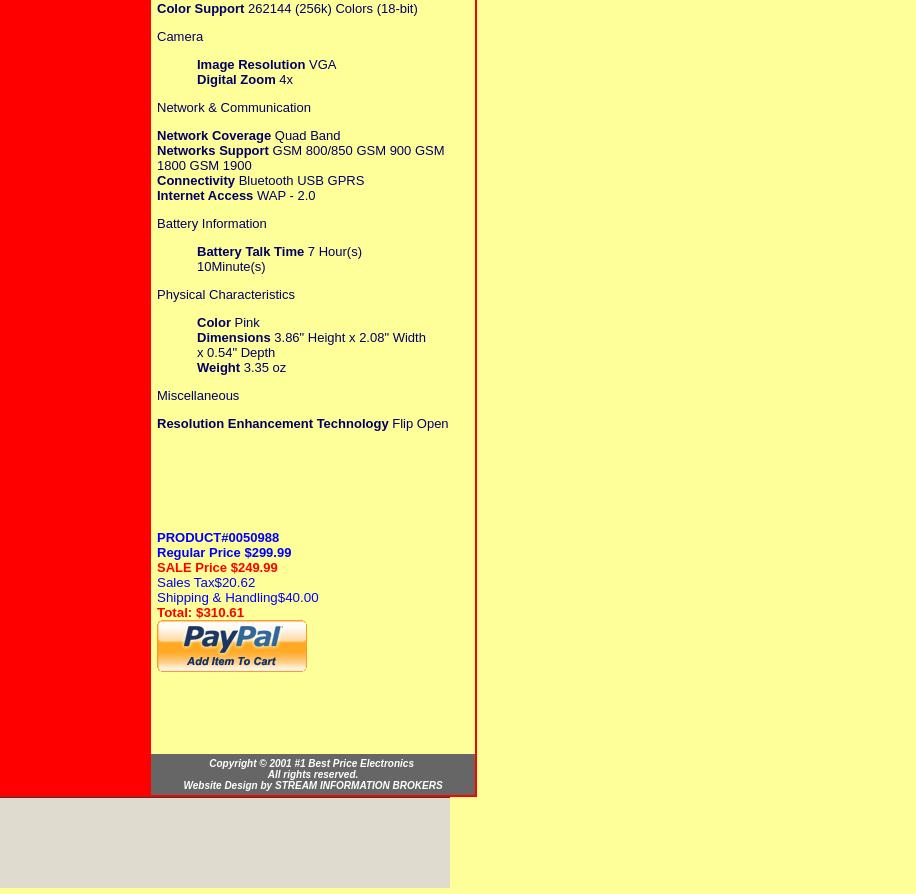 This screenshot has height=894, width=916. What do you see at coordinates (237, 596) in the screenshot?
I see `'Shipping &
                                    Handling$40.00'` at bounding box center [237, 596].